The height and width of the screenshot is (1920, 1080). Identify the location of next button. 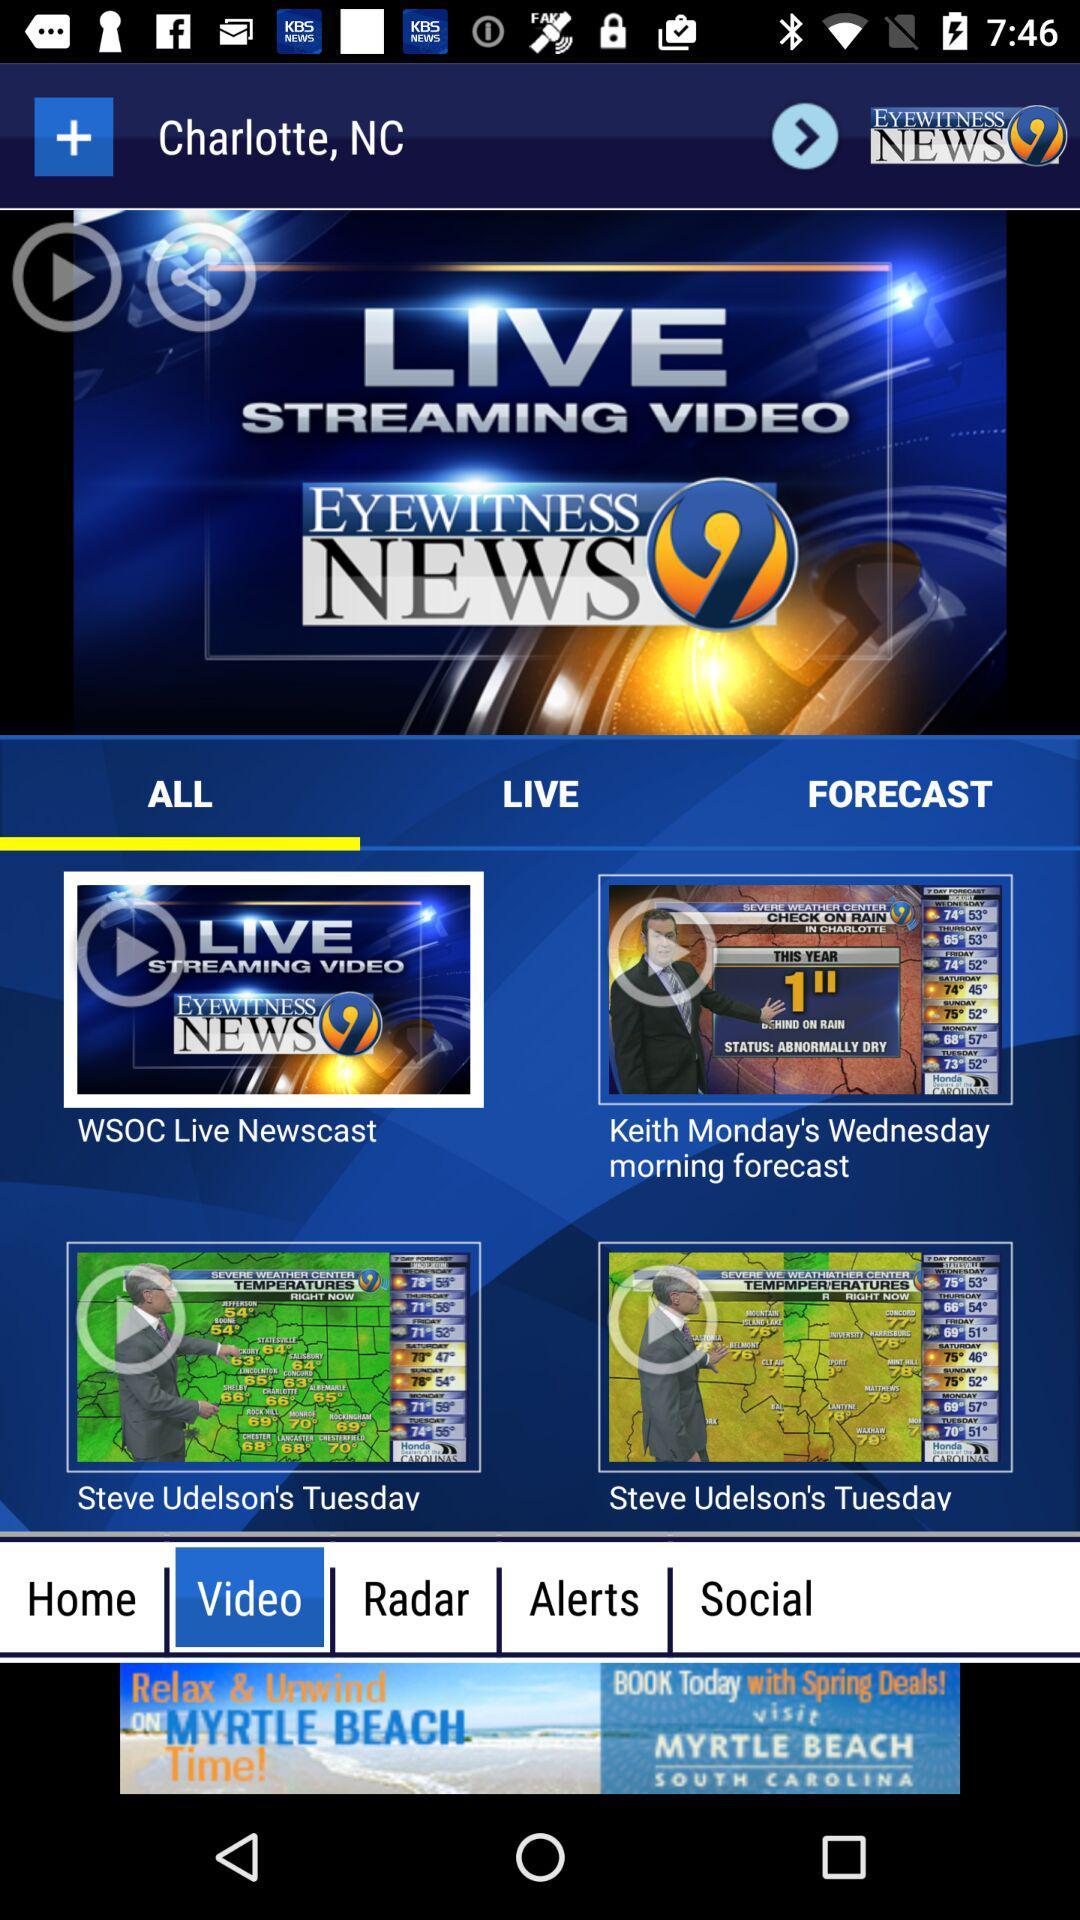
(804, 135).